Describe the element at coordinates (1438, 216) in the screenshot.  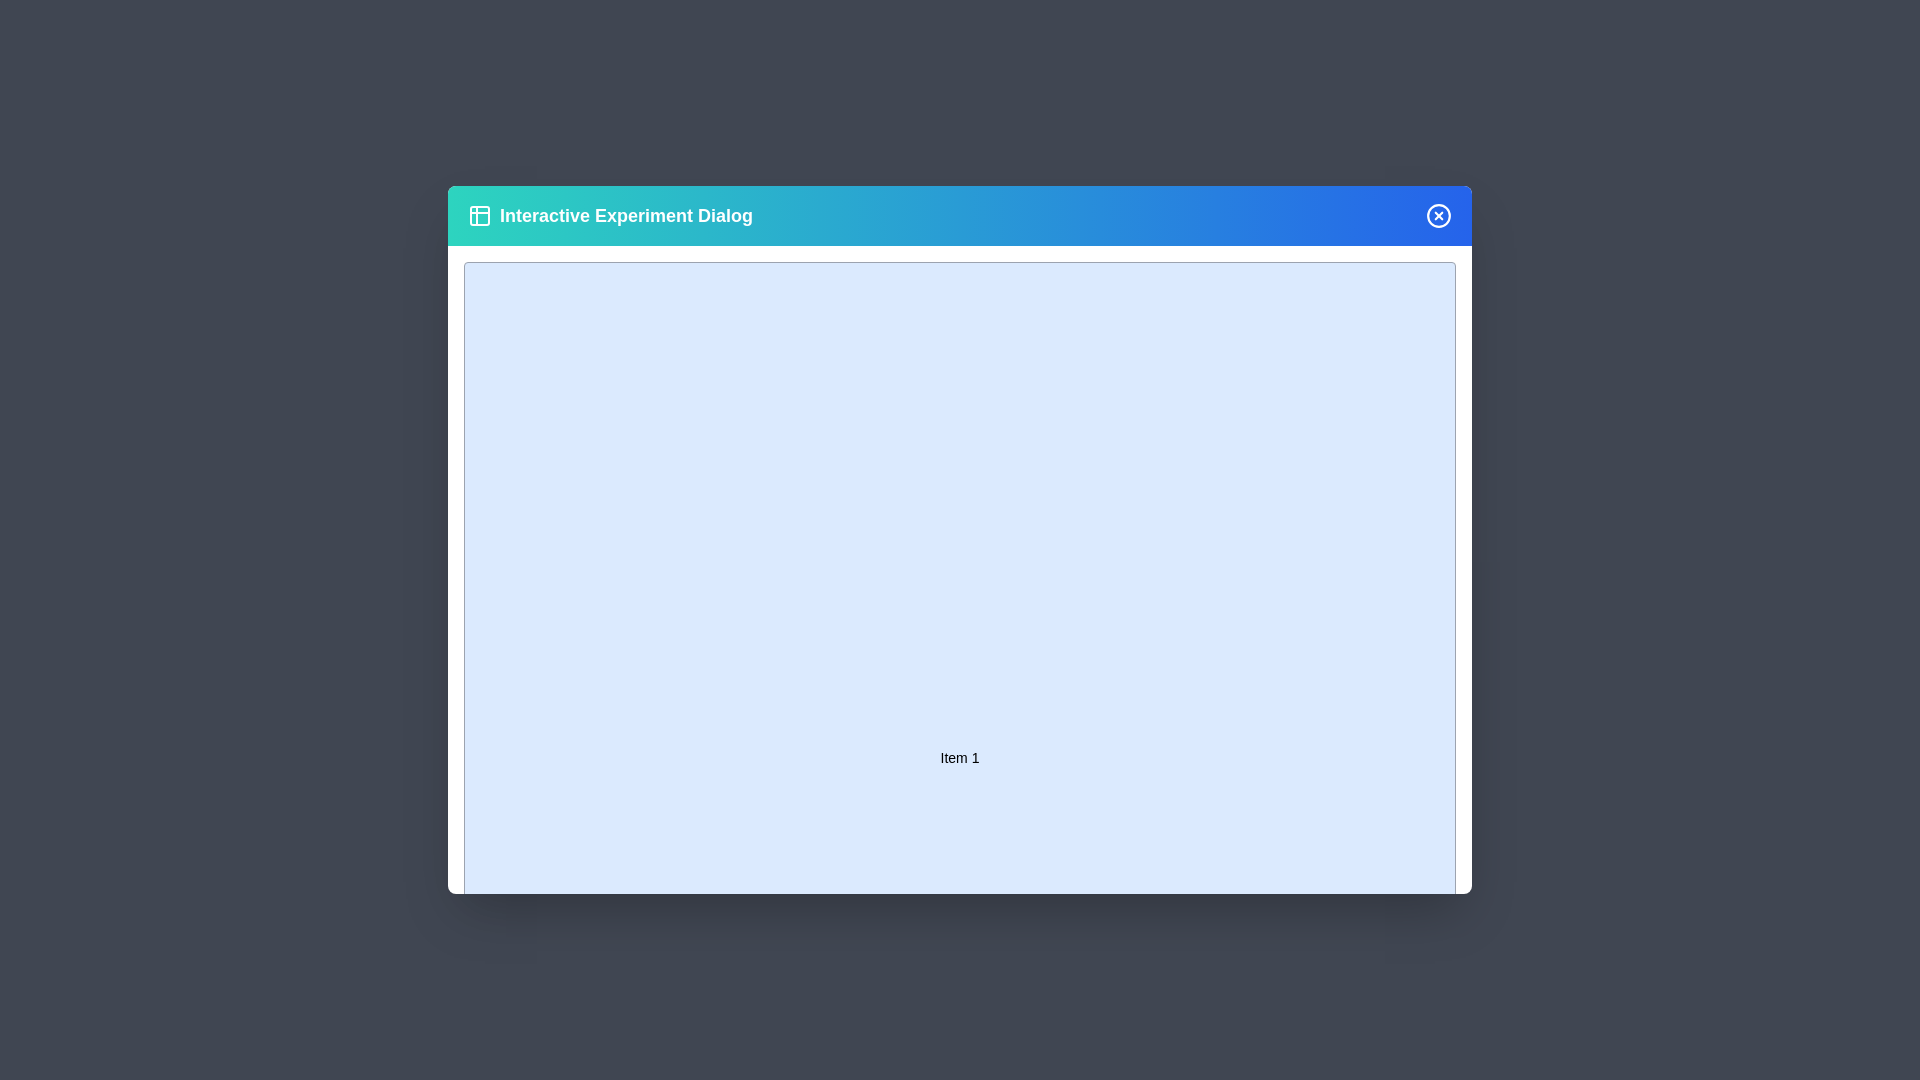
I see `the close button in the top-right corner of the dialog` at that location.